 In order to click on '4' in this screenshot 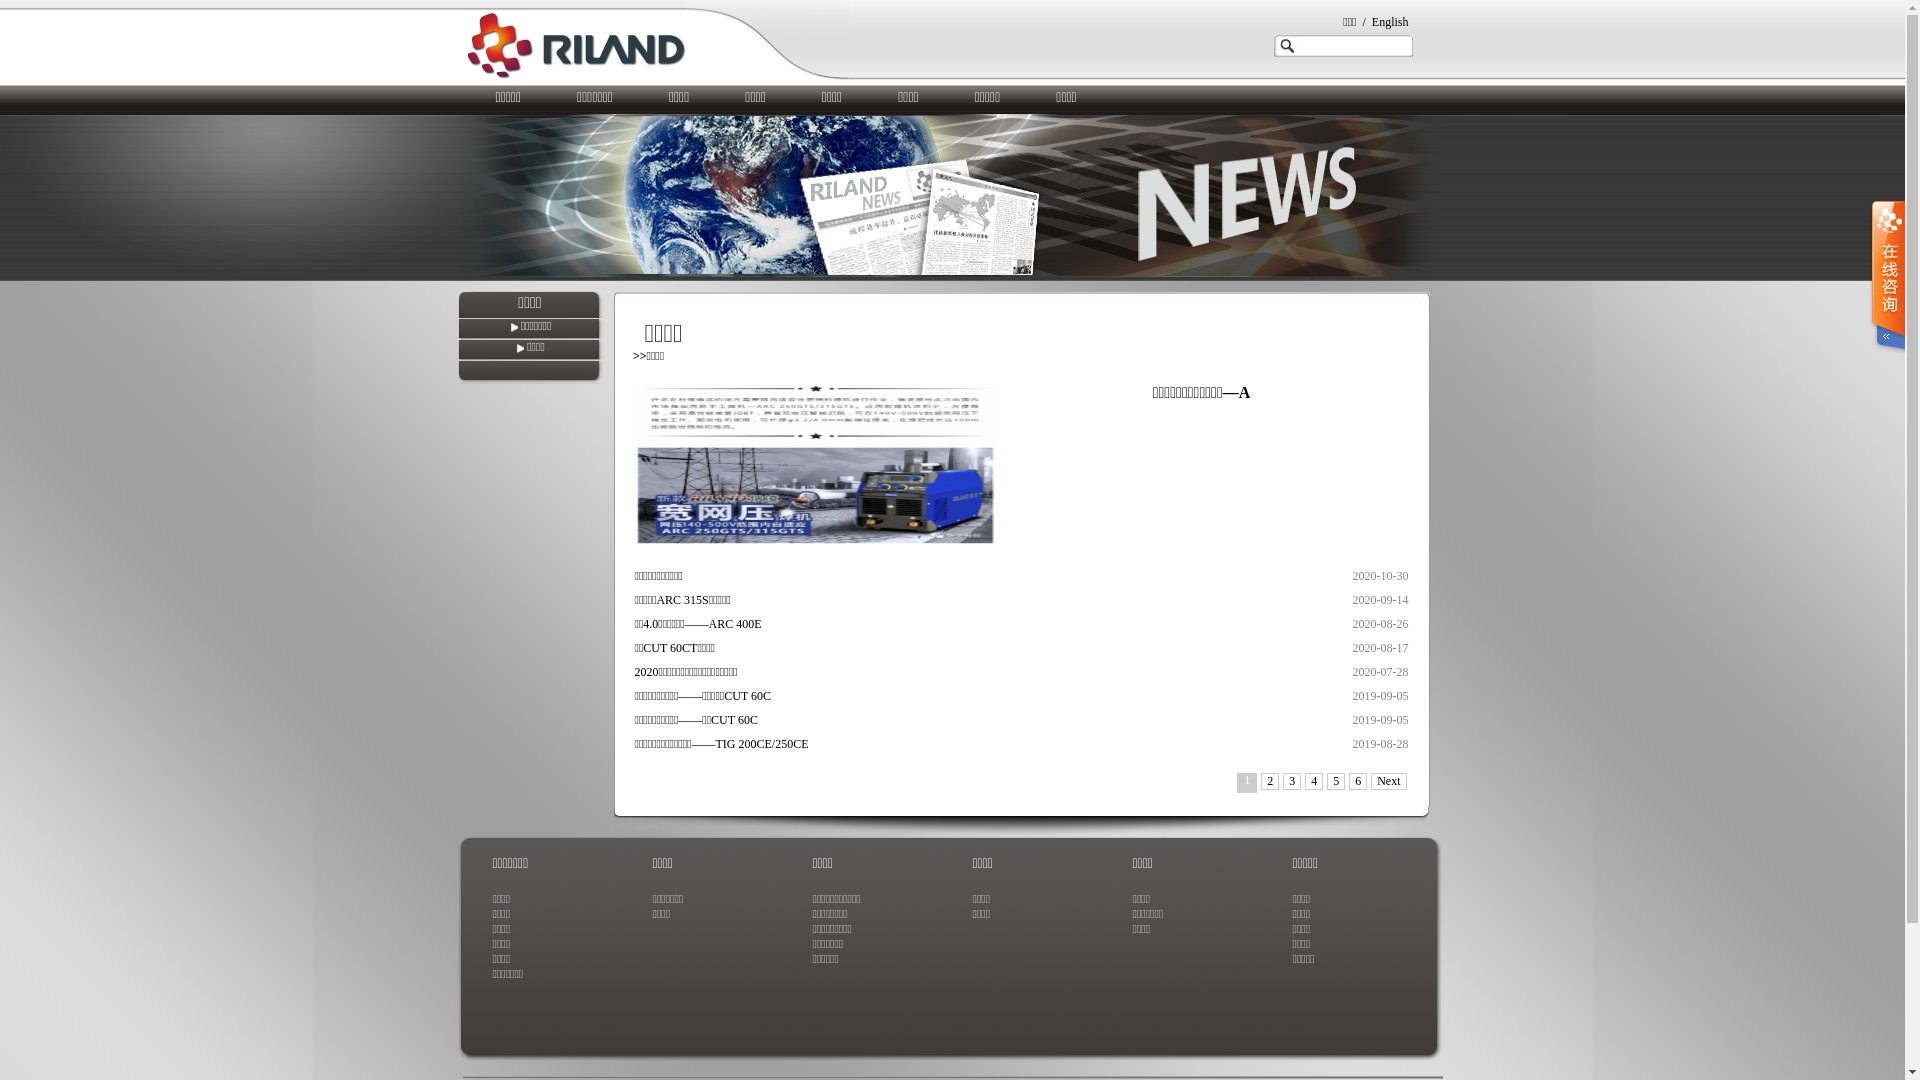, I will do `click(1305, 780)`.